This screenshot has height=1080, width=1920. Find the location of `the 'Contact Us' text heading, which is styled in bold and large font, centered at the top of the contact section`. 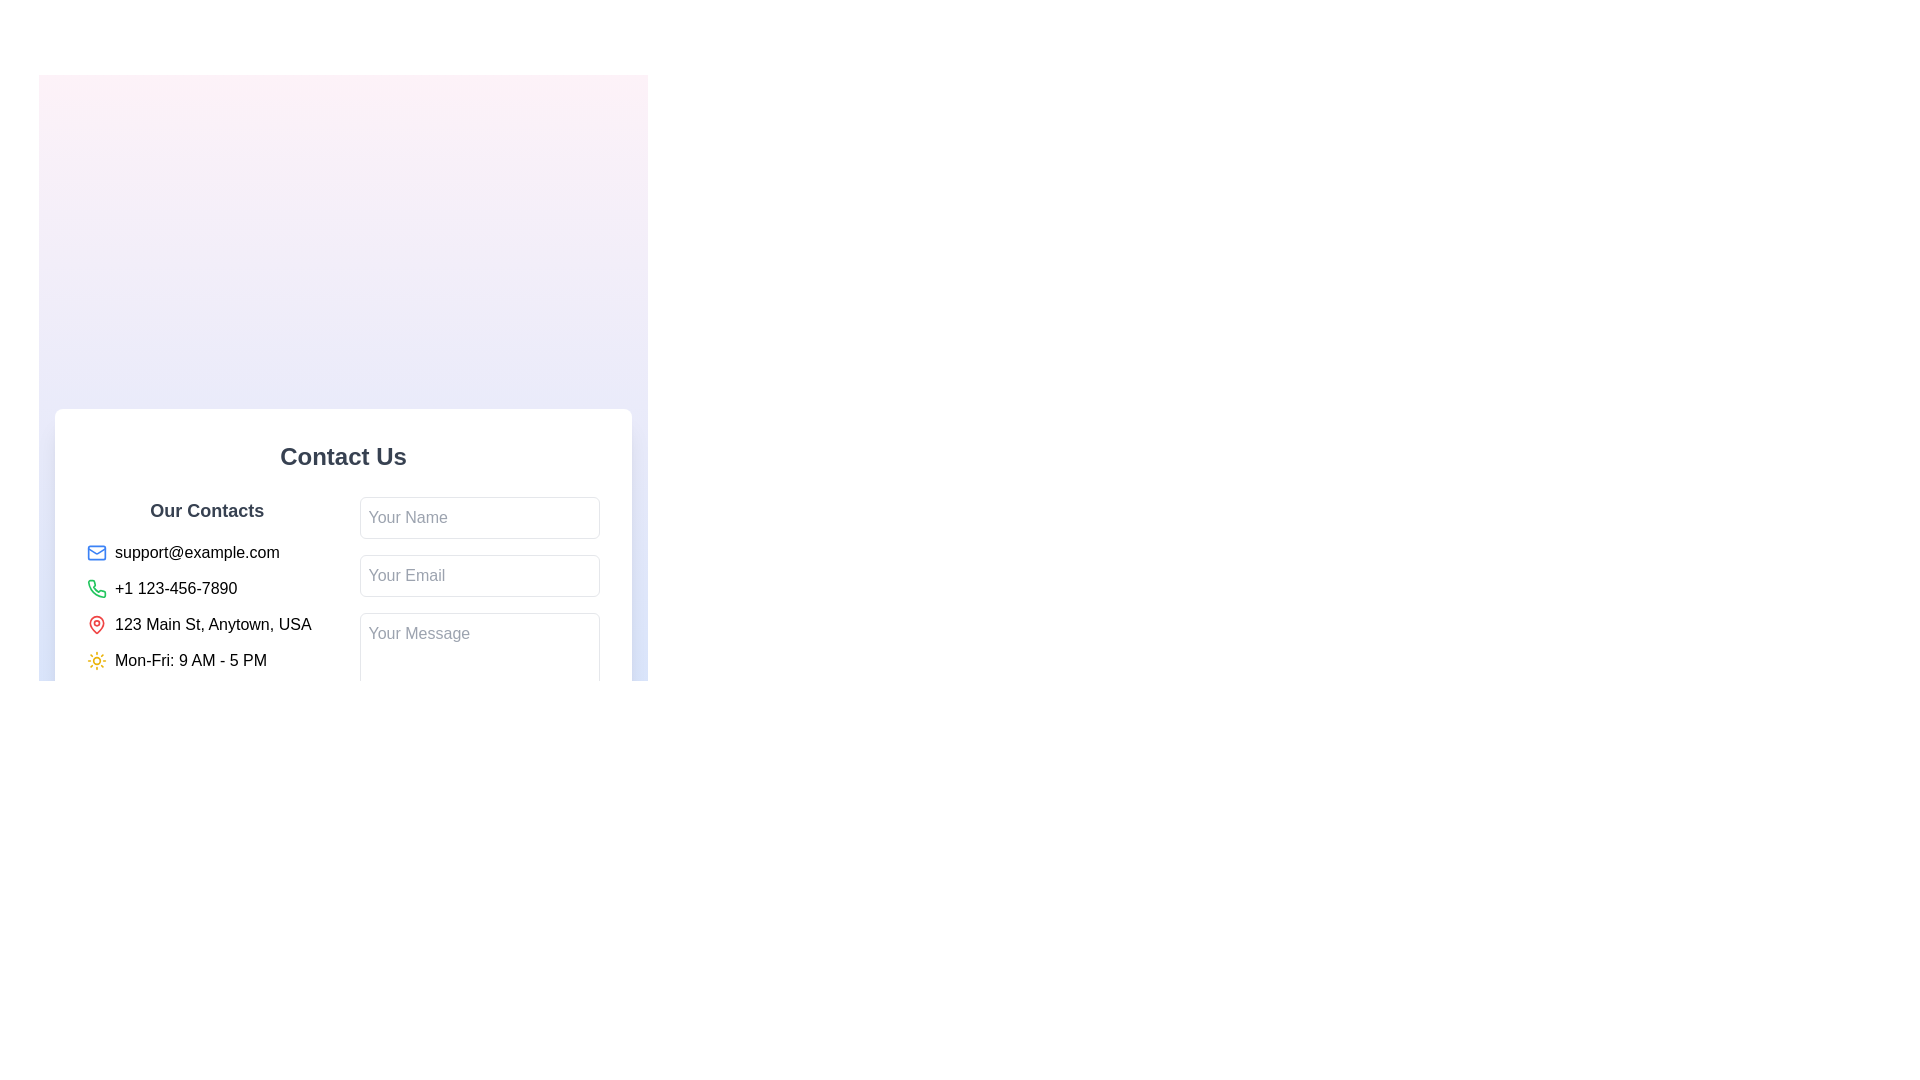

the 'Contact Us' text heading, which is styled in bold and large font, centered at the top of the contact section is located at coordinates (343, 456).